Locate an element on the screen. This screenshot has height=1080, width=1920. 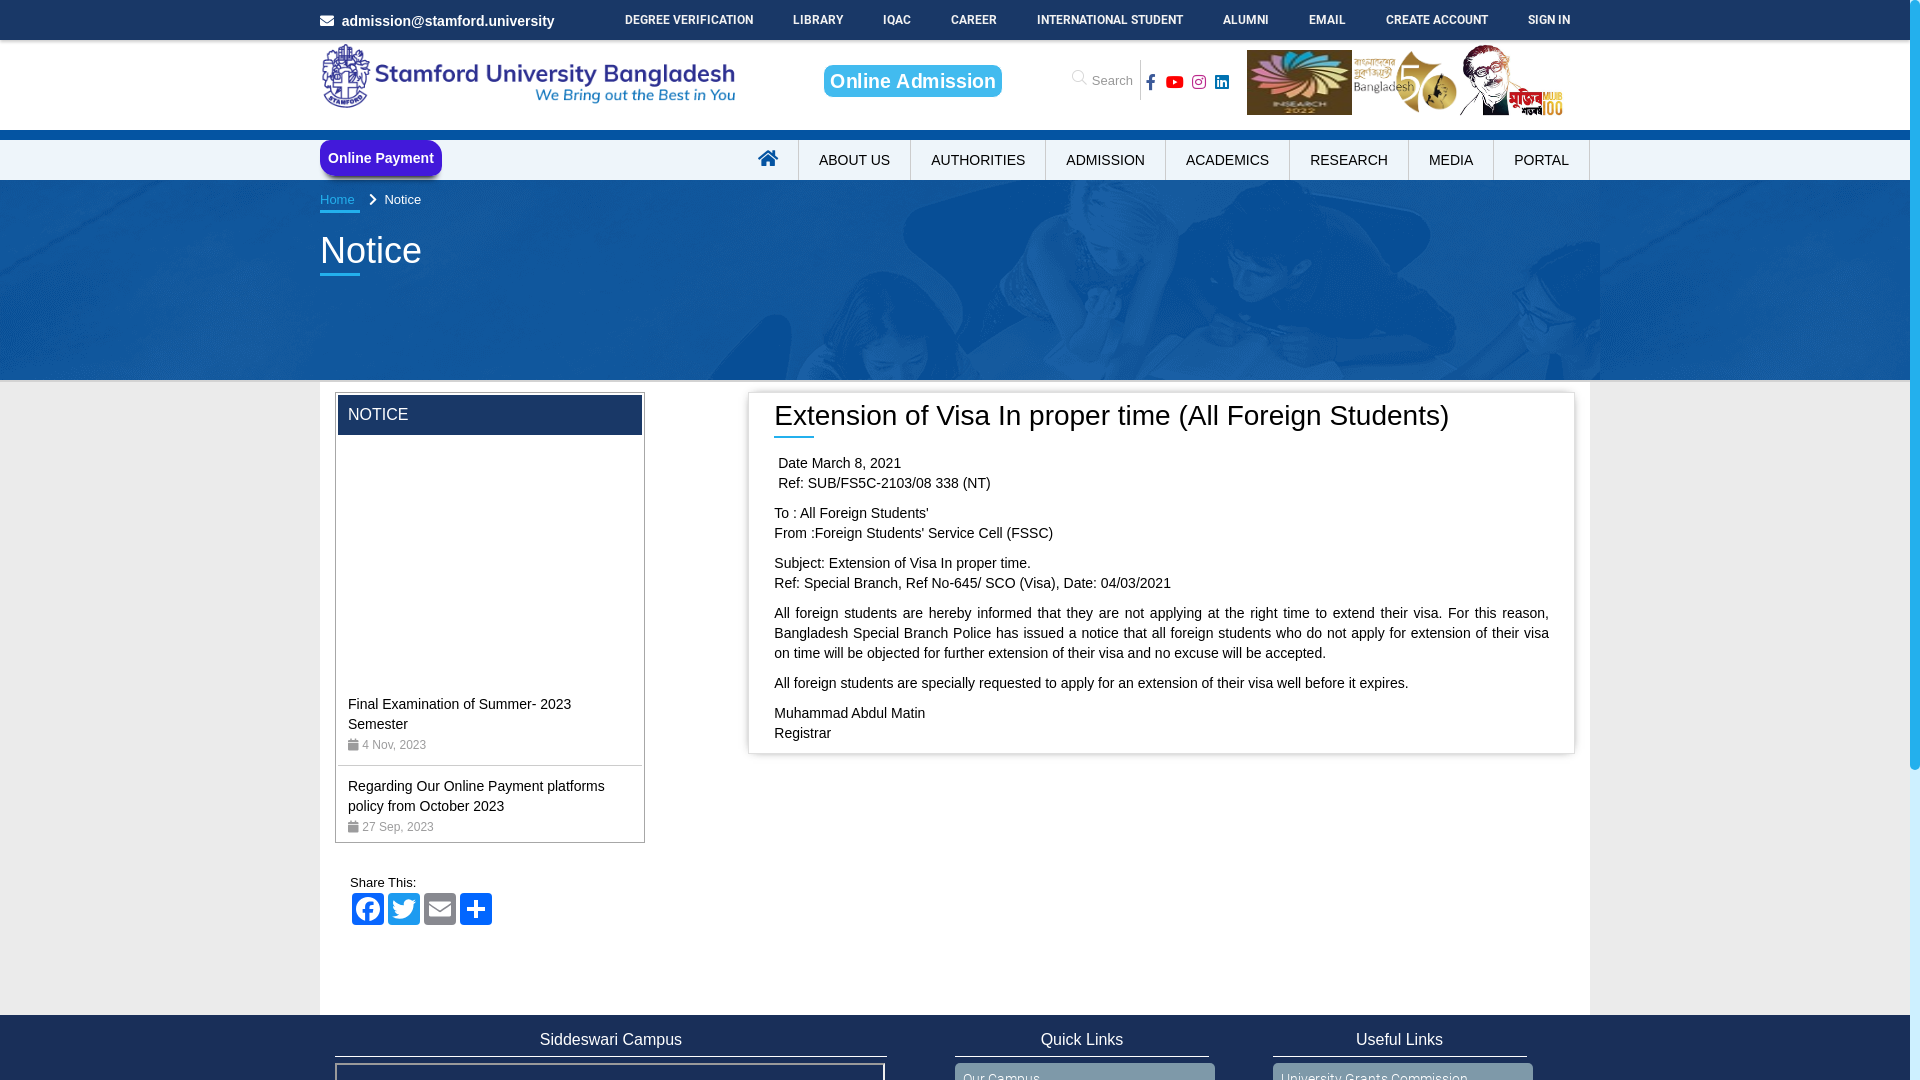
'SIGN IN' is located at coordinates (1548, 19).